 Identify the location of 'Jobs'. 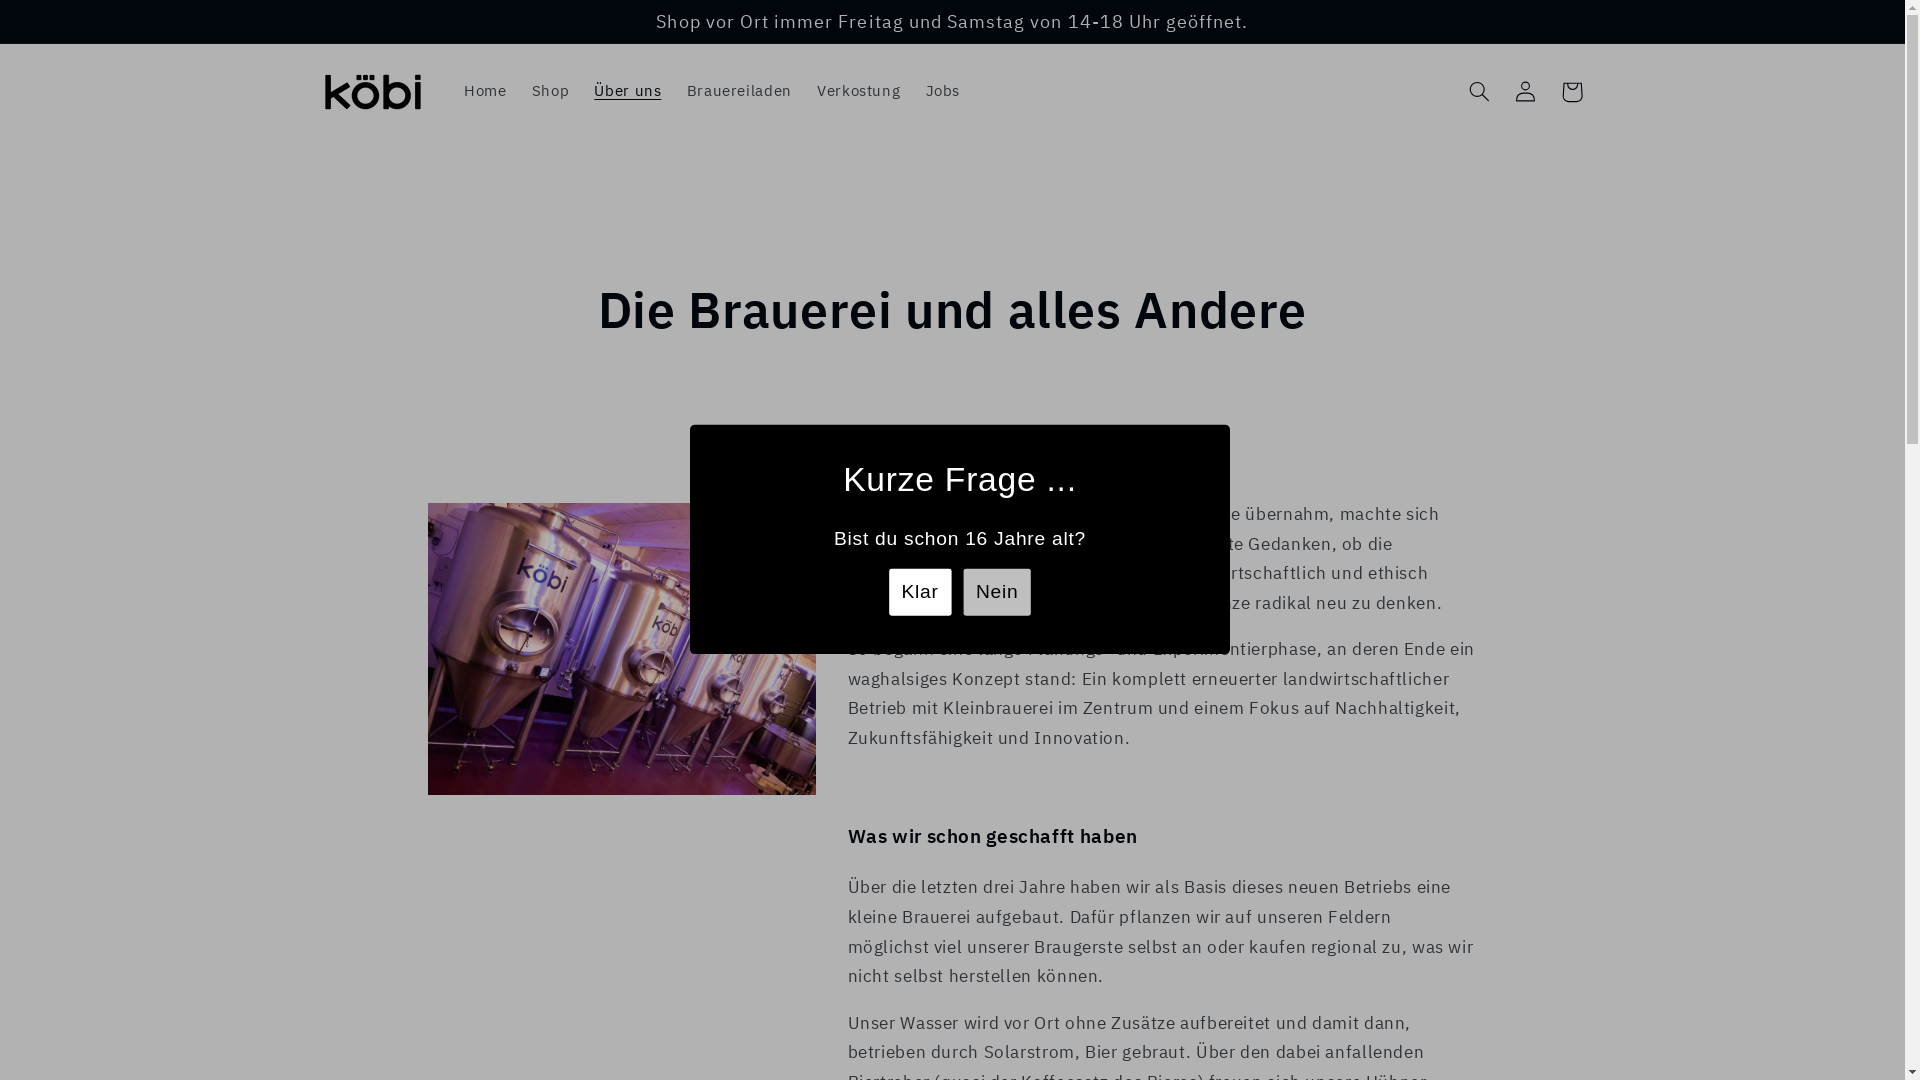
(941, 92).